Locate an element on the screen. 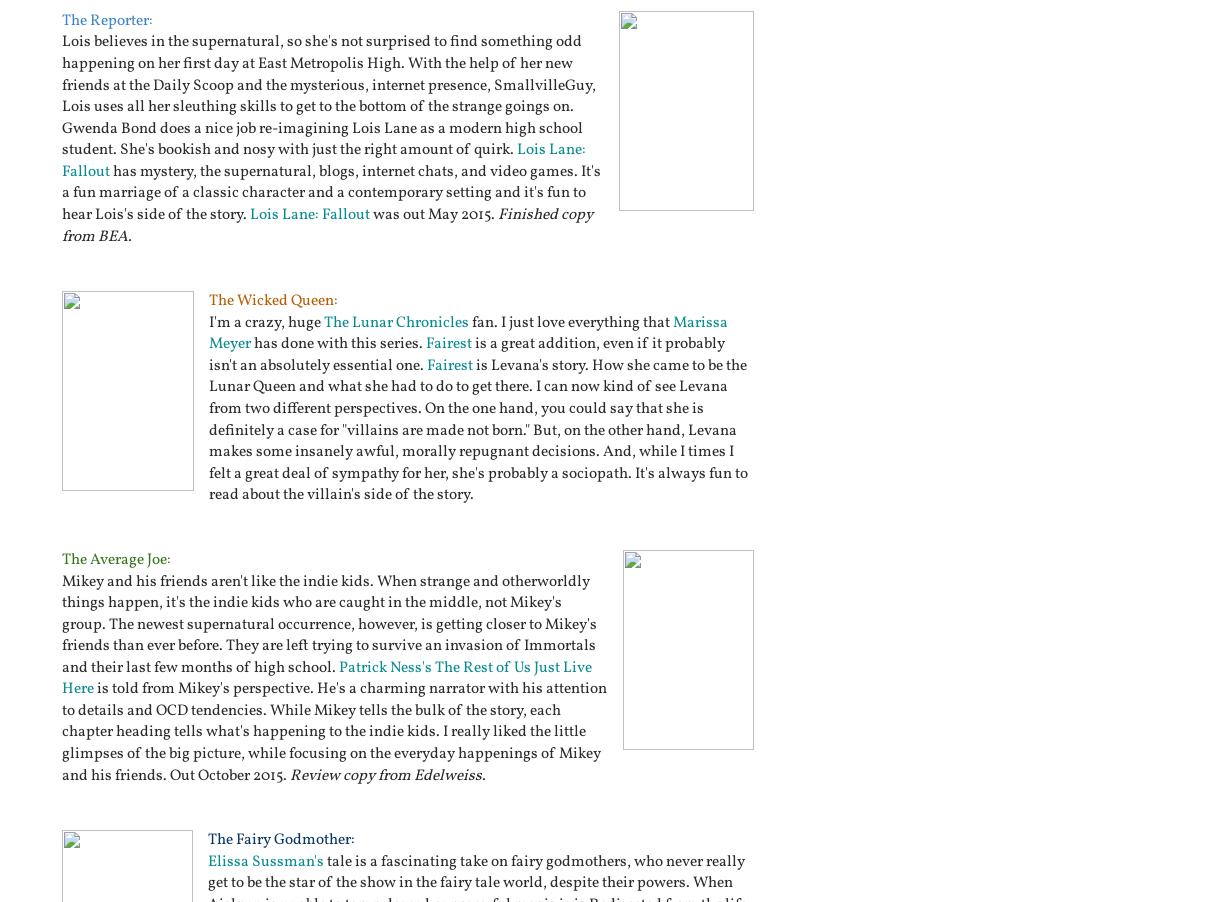 The width and height of the screenshot is (1208, 902). 'was out May 2015.' is located at coordinates (433, 213).